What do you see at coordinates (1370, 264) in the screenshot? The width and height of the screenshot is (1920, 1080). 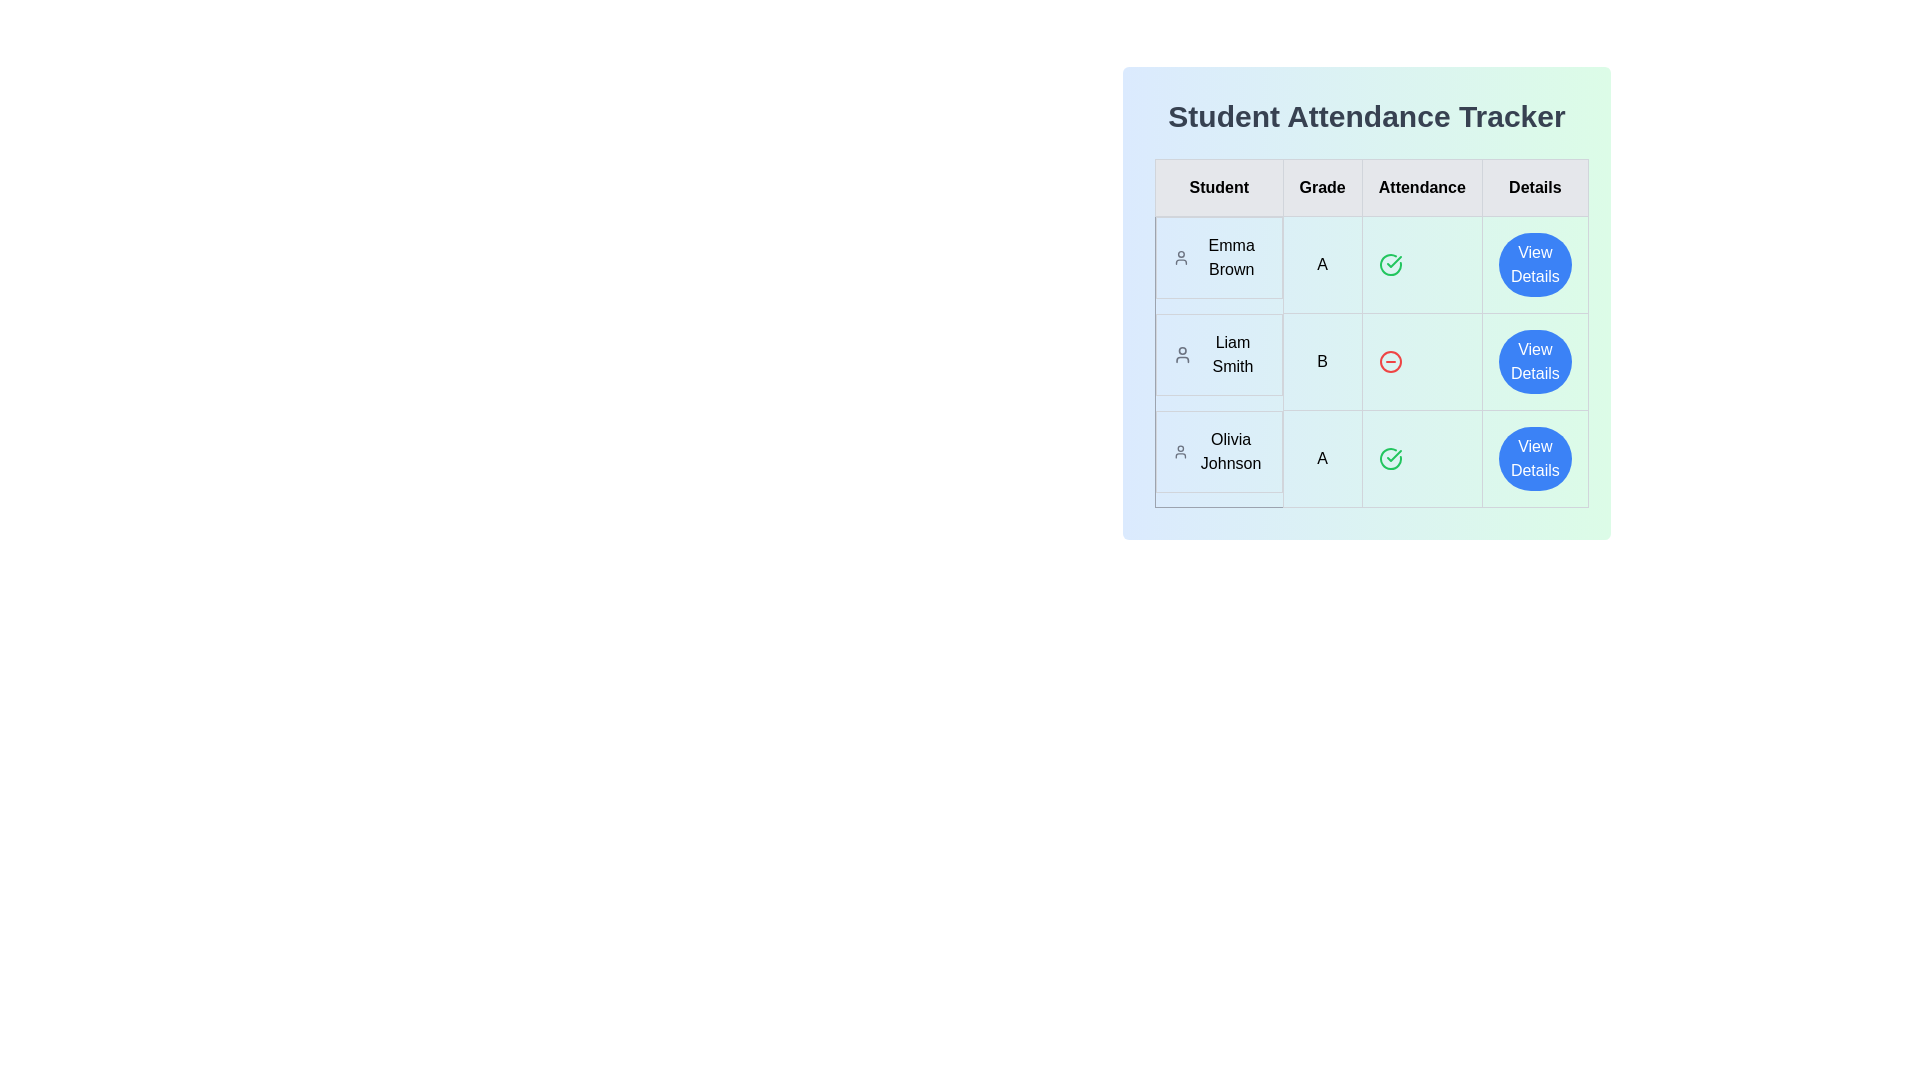 I see `the row corresponding to Emma Brown to highlight it` at bounding box center [1370, 264].